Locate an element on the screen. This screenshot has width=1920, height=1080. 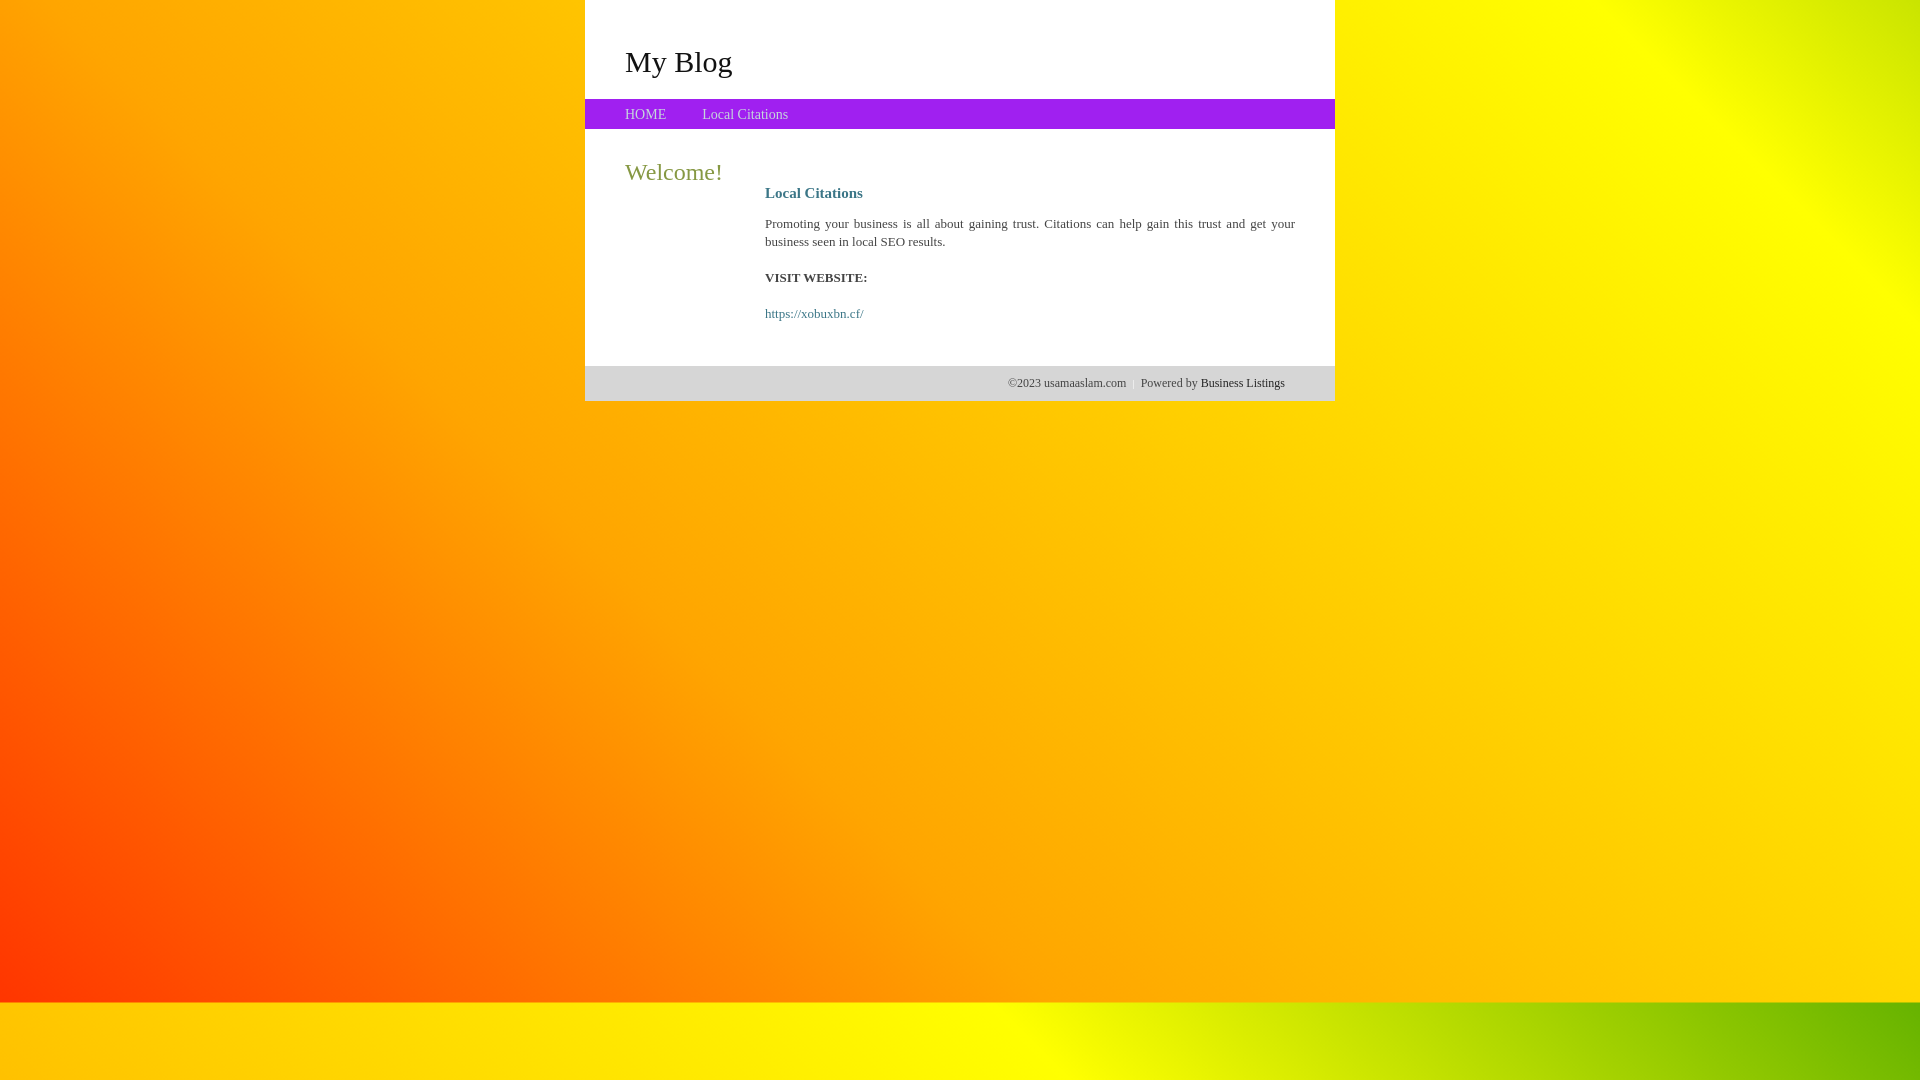
'Local Citations' is located at coordinates (743, 114).